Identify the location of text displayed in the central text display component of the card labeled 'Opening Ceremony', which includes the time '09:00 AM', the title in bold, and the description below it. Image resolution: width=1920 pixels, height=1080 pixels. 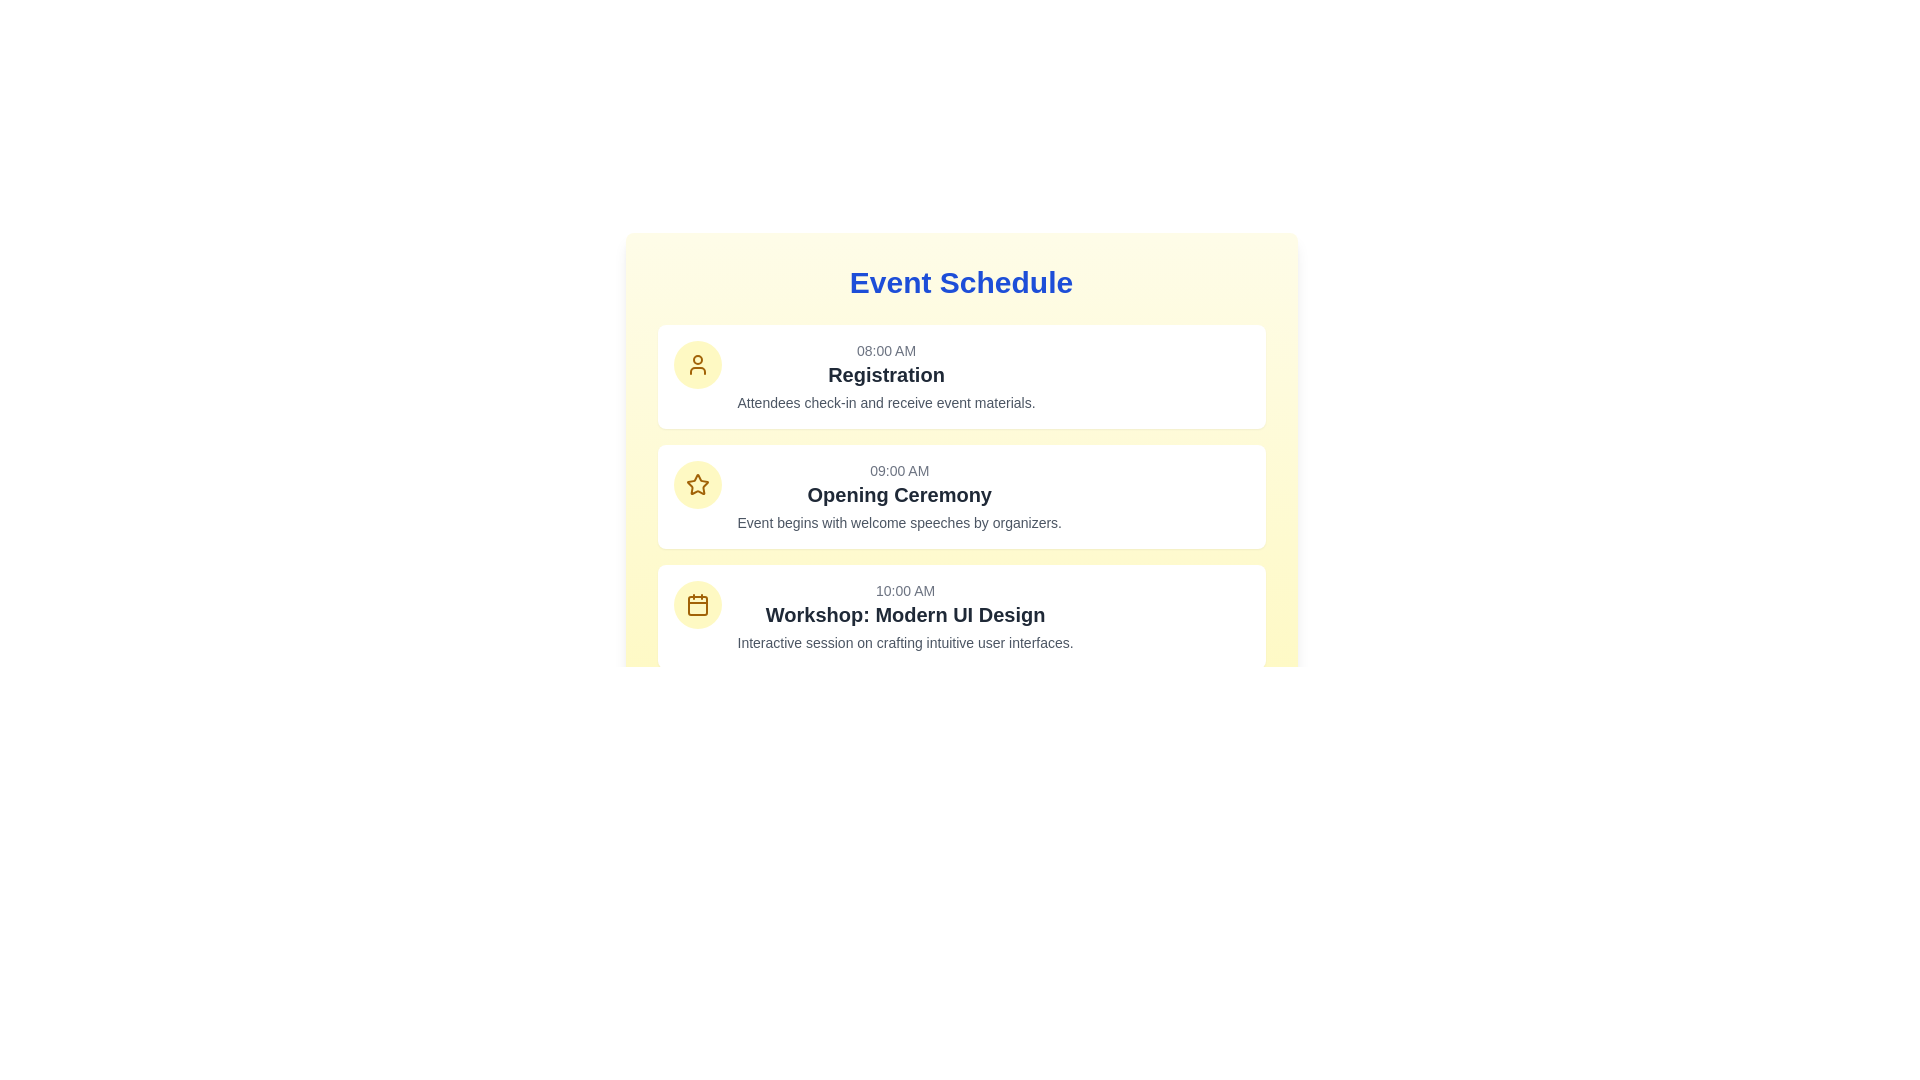
(898, 496).